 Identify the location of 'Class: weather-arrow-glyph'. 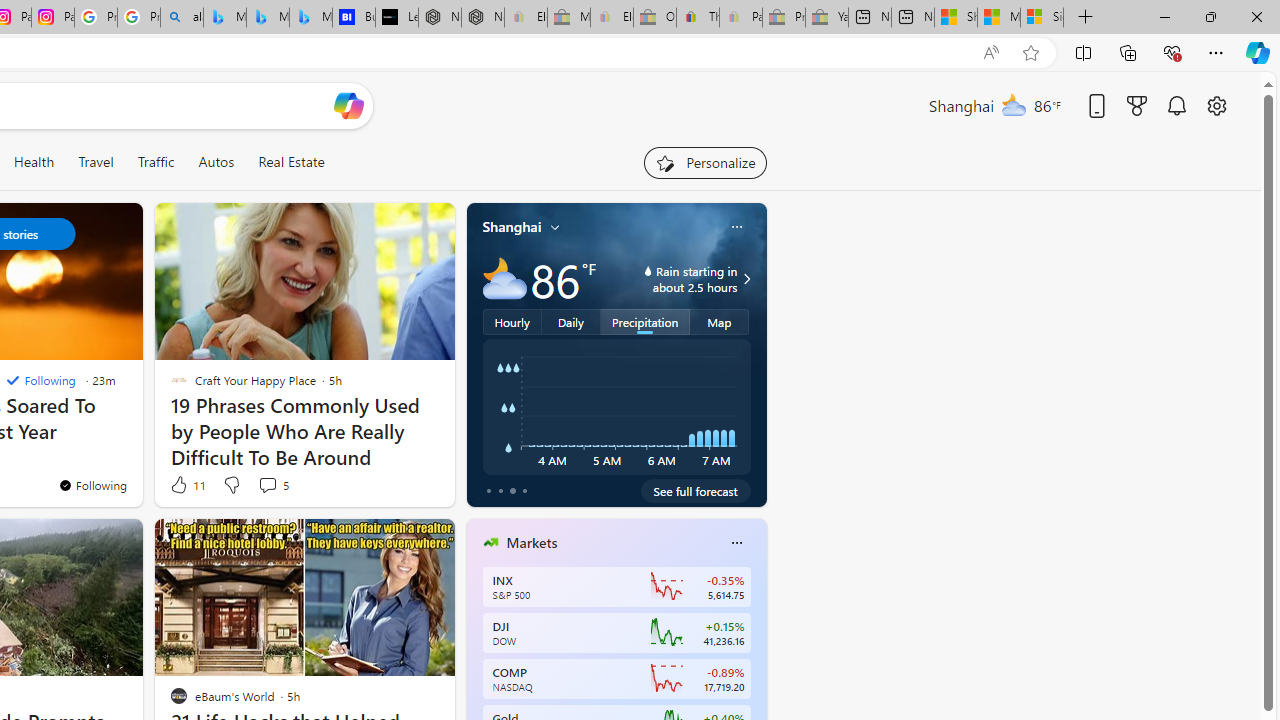
(745, 279).